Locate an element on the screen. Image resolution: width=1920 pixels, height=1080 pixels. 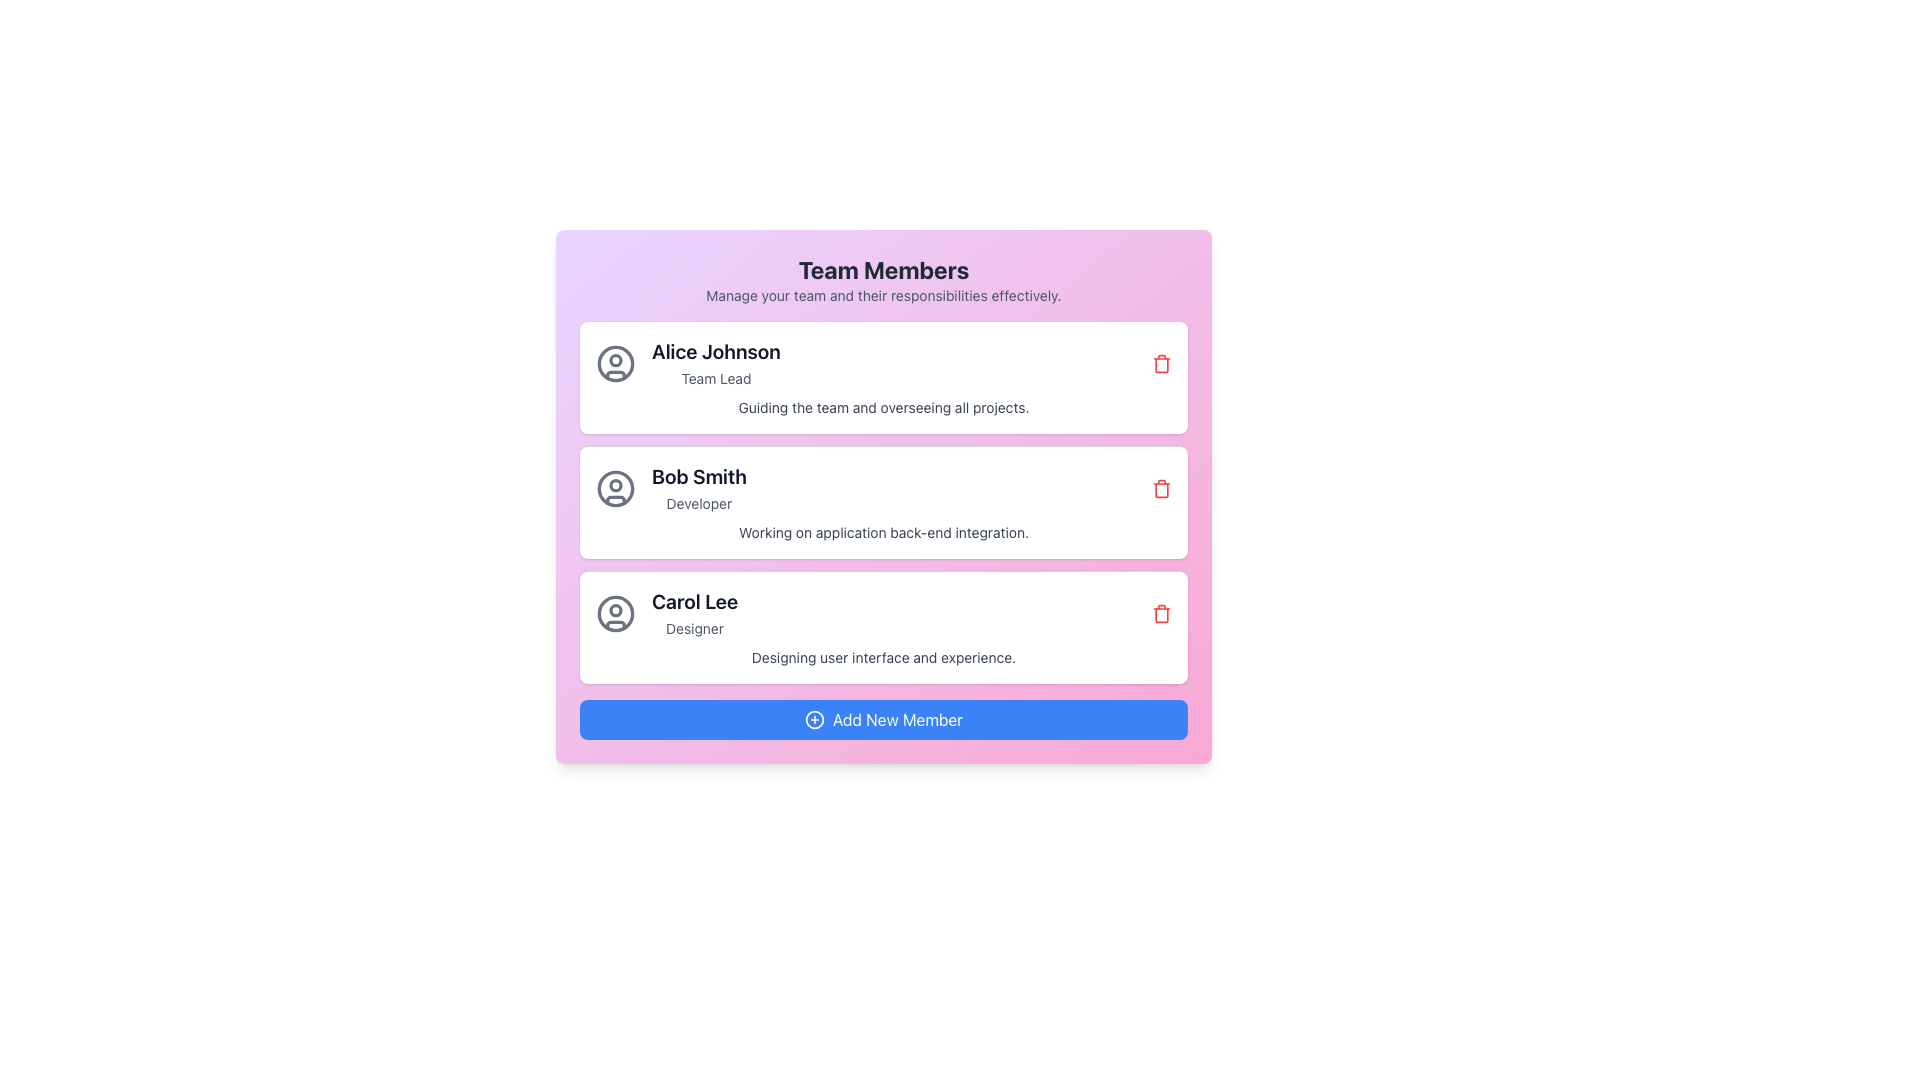
text displayed in the second card of the 'Team Members' section, which shows 'Bob Smith' and 'Developer' is located at coordinates (699, 489).